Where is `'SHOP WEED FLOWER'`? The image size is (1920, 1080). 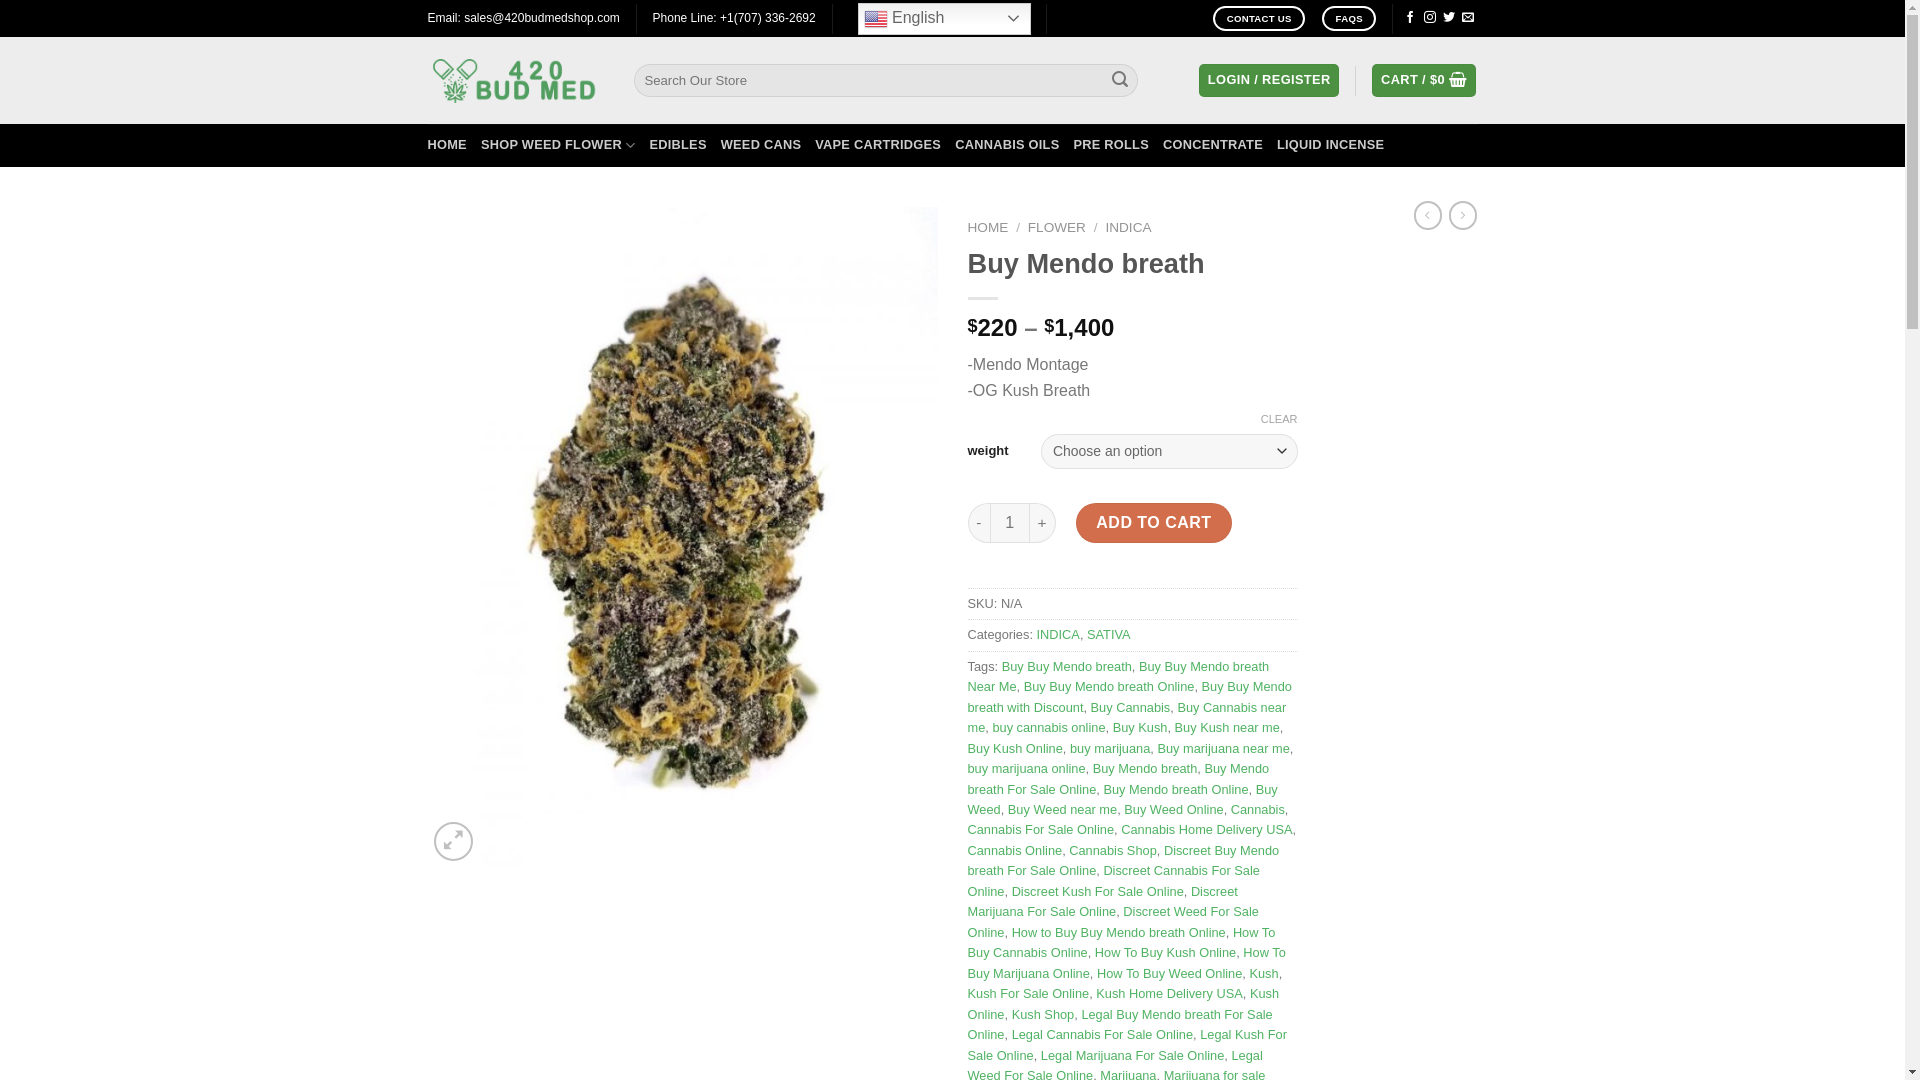 'SHOP WEED FLOWER' is located at coordinates (480, 144).